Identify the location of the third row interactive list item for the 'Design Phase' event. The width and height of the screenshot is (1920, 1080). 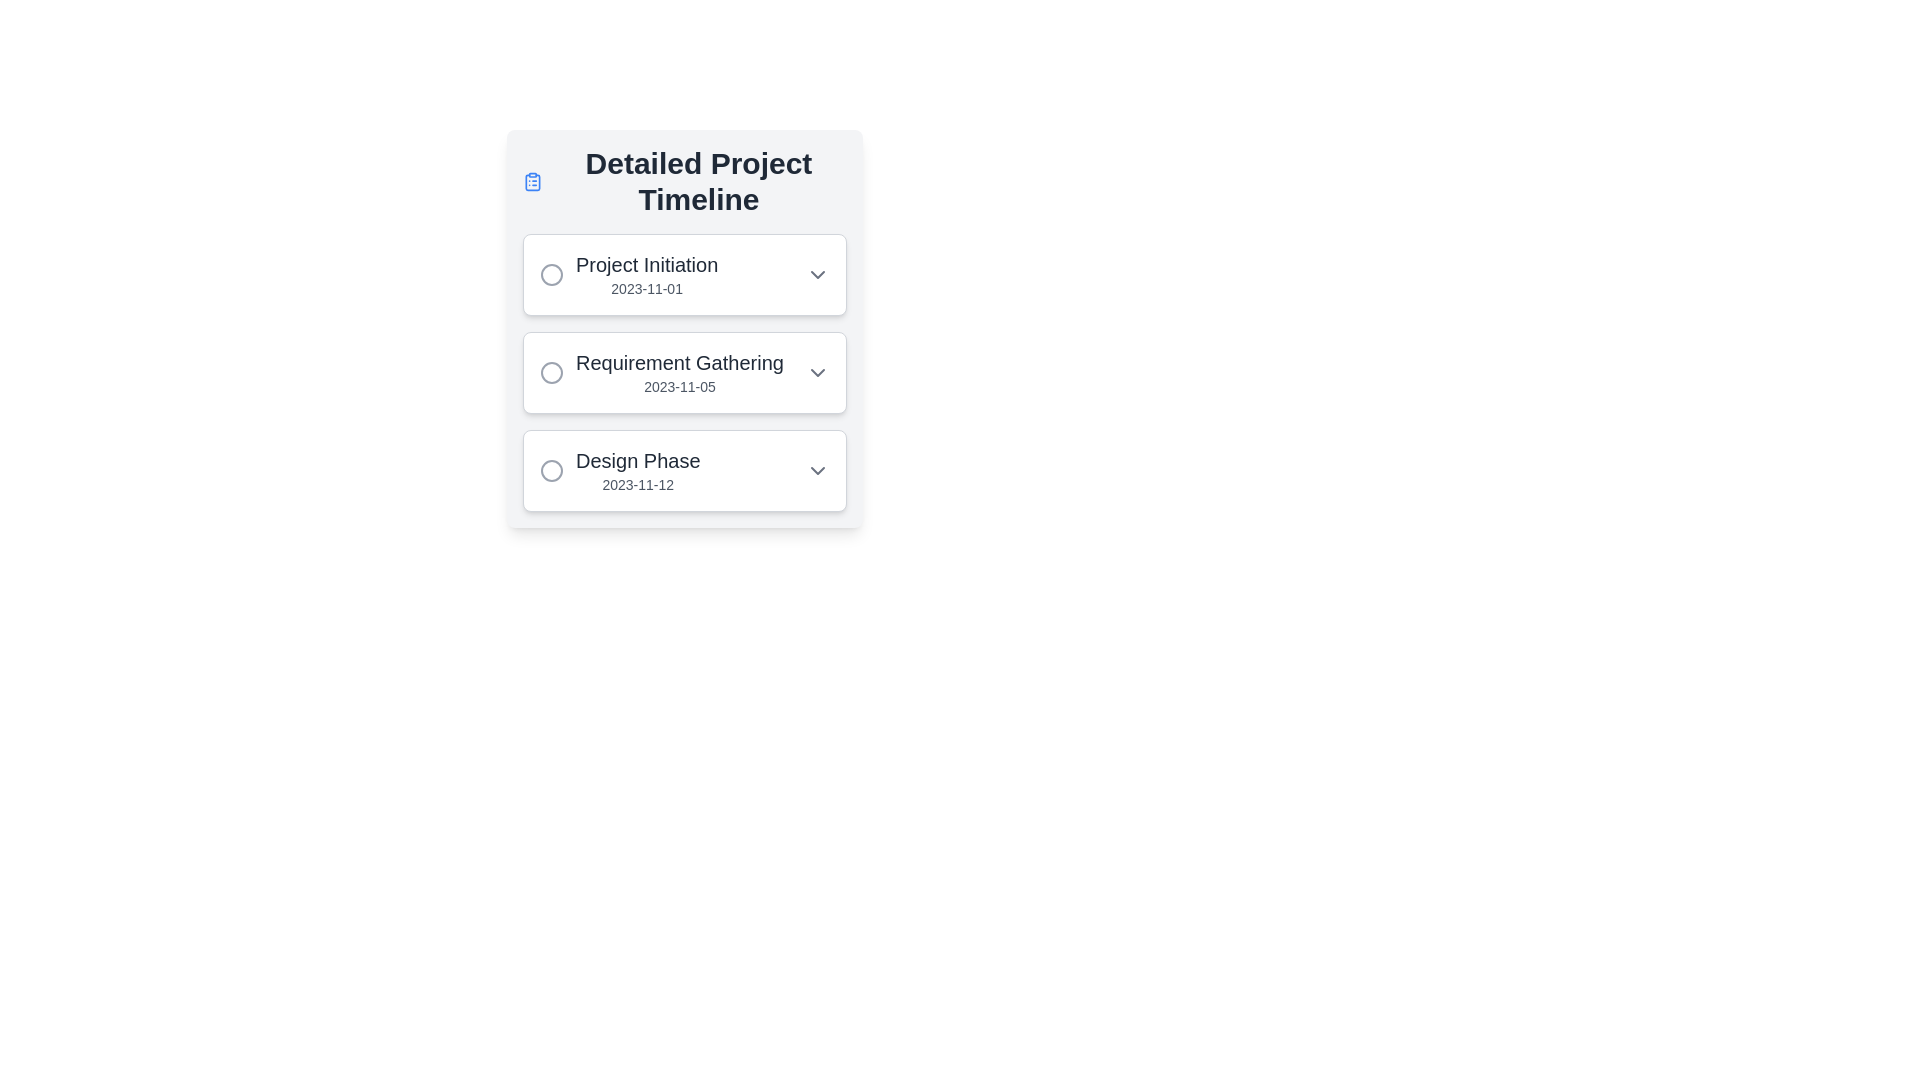
(685, 470).